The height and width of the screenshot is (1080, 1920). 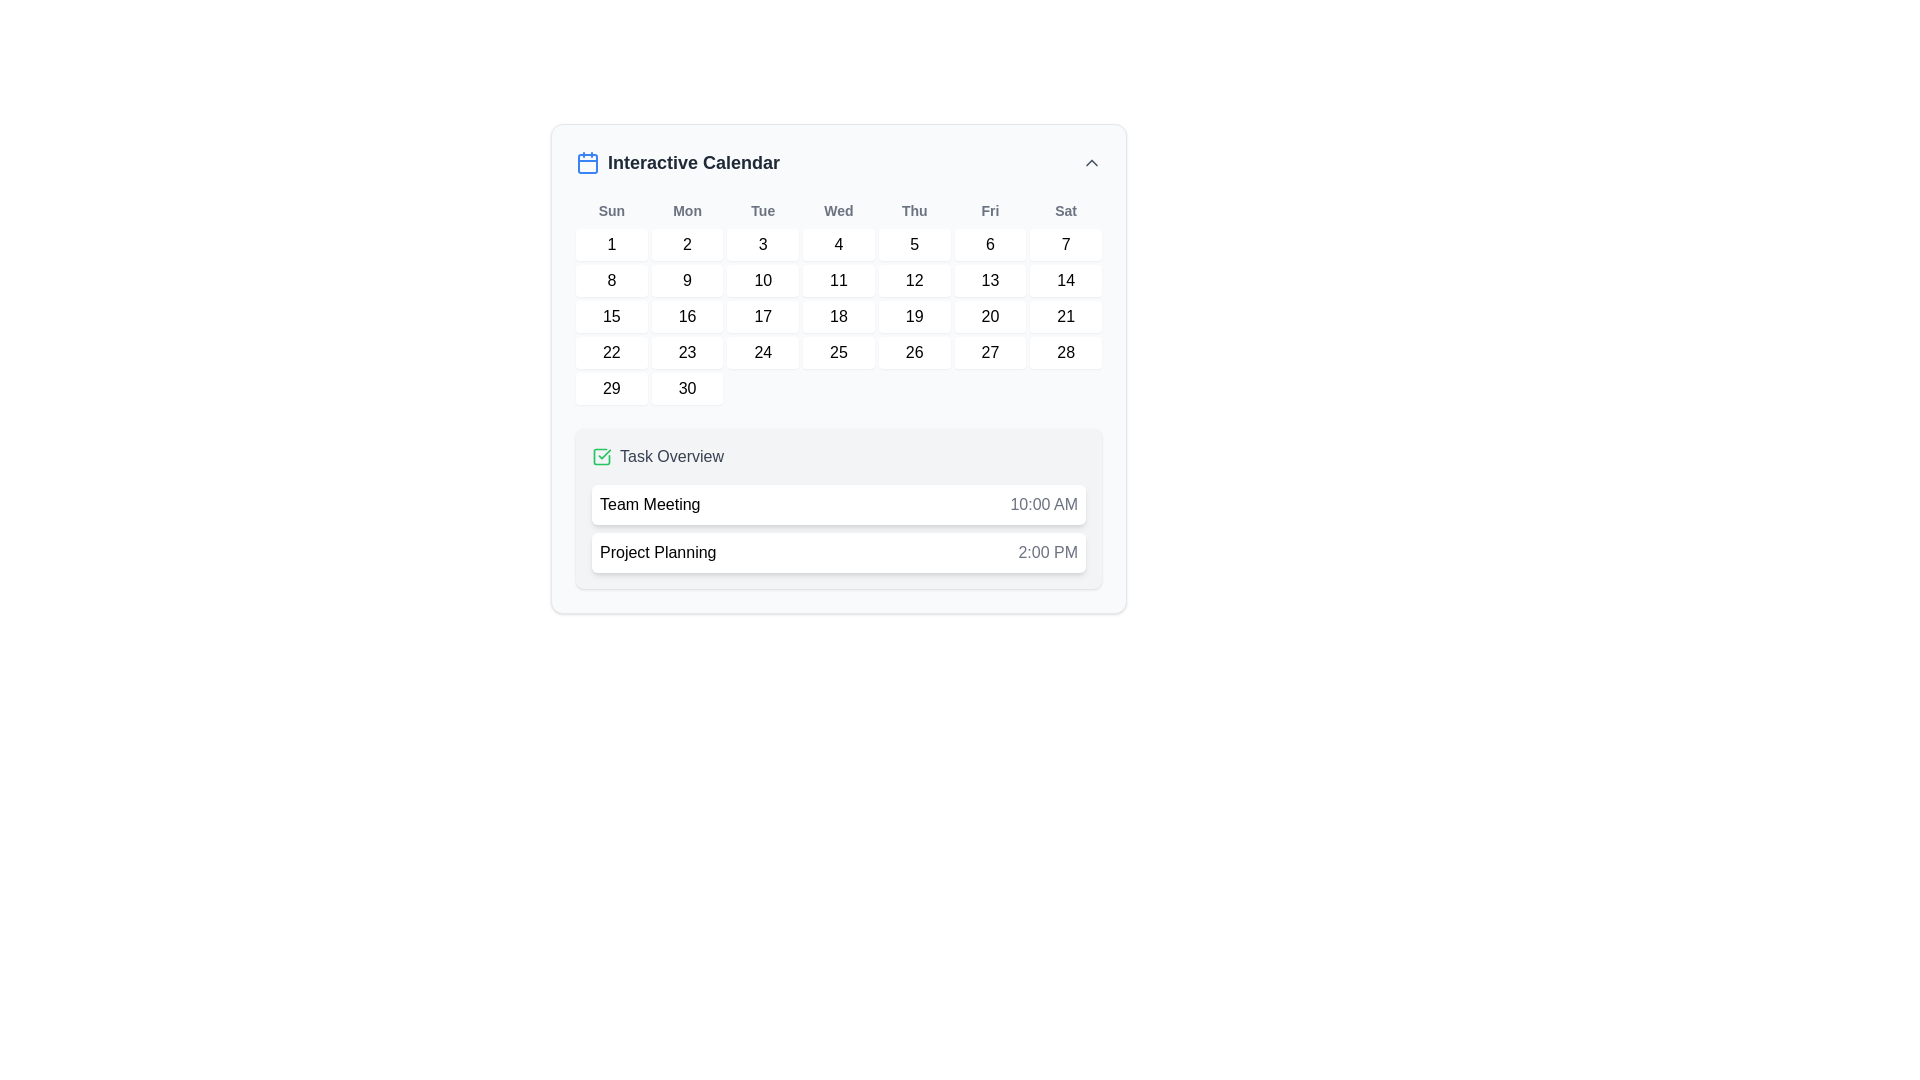 I want to click on the Interactive calendar day button displaying '17', so click(x=762, y=315).